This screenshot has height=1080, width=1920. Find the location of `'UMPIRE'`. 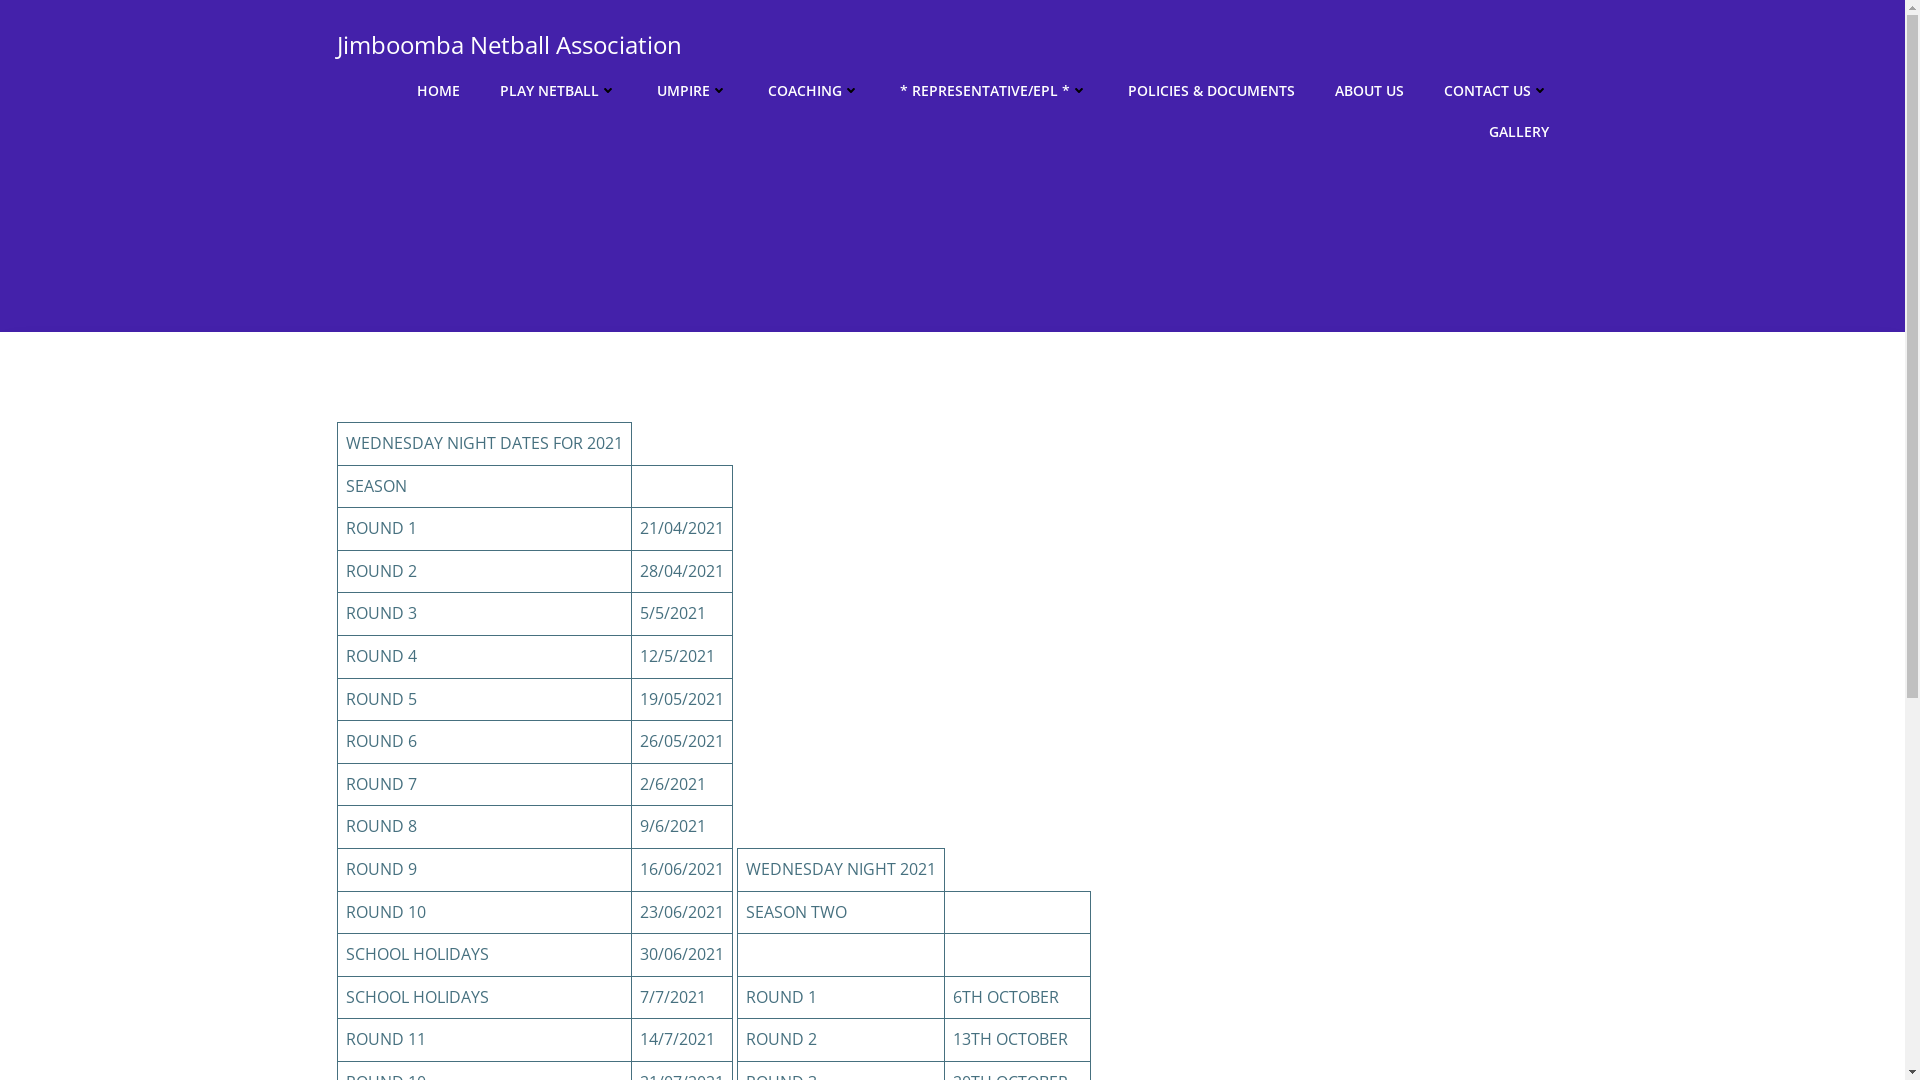

'UMPIRE' is located at coordinates (691, 90).